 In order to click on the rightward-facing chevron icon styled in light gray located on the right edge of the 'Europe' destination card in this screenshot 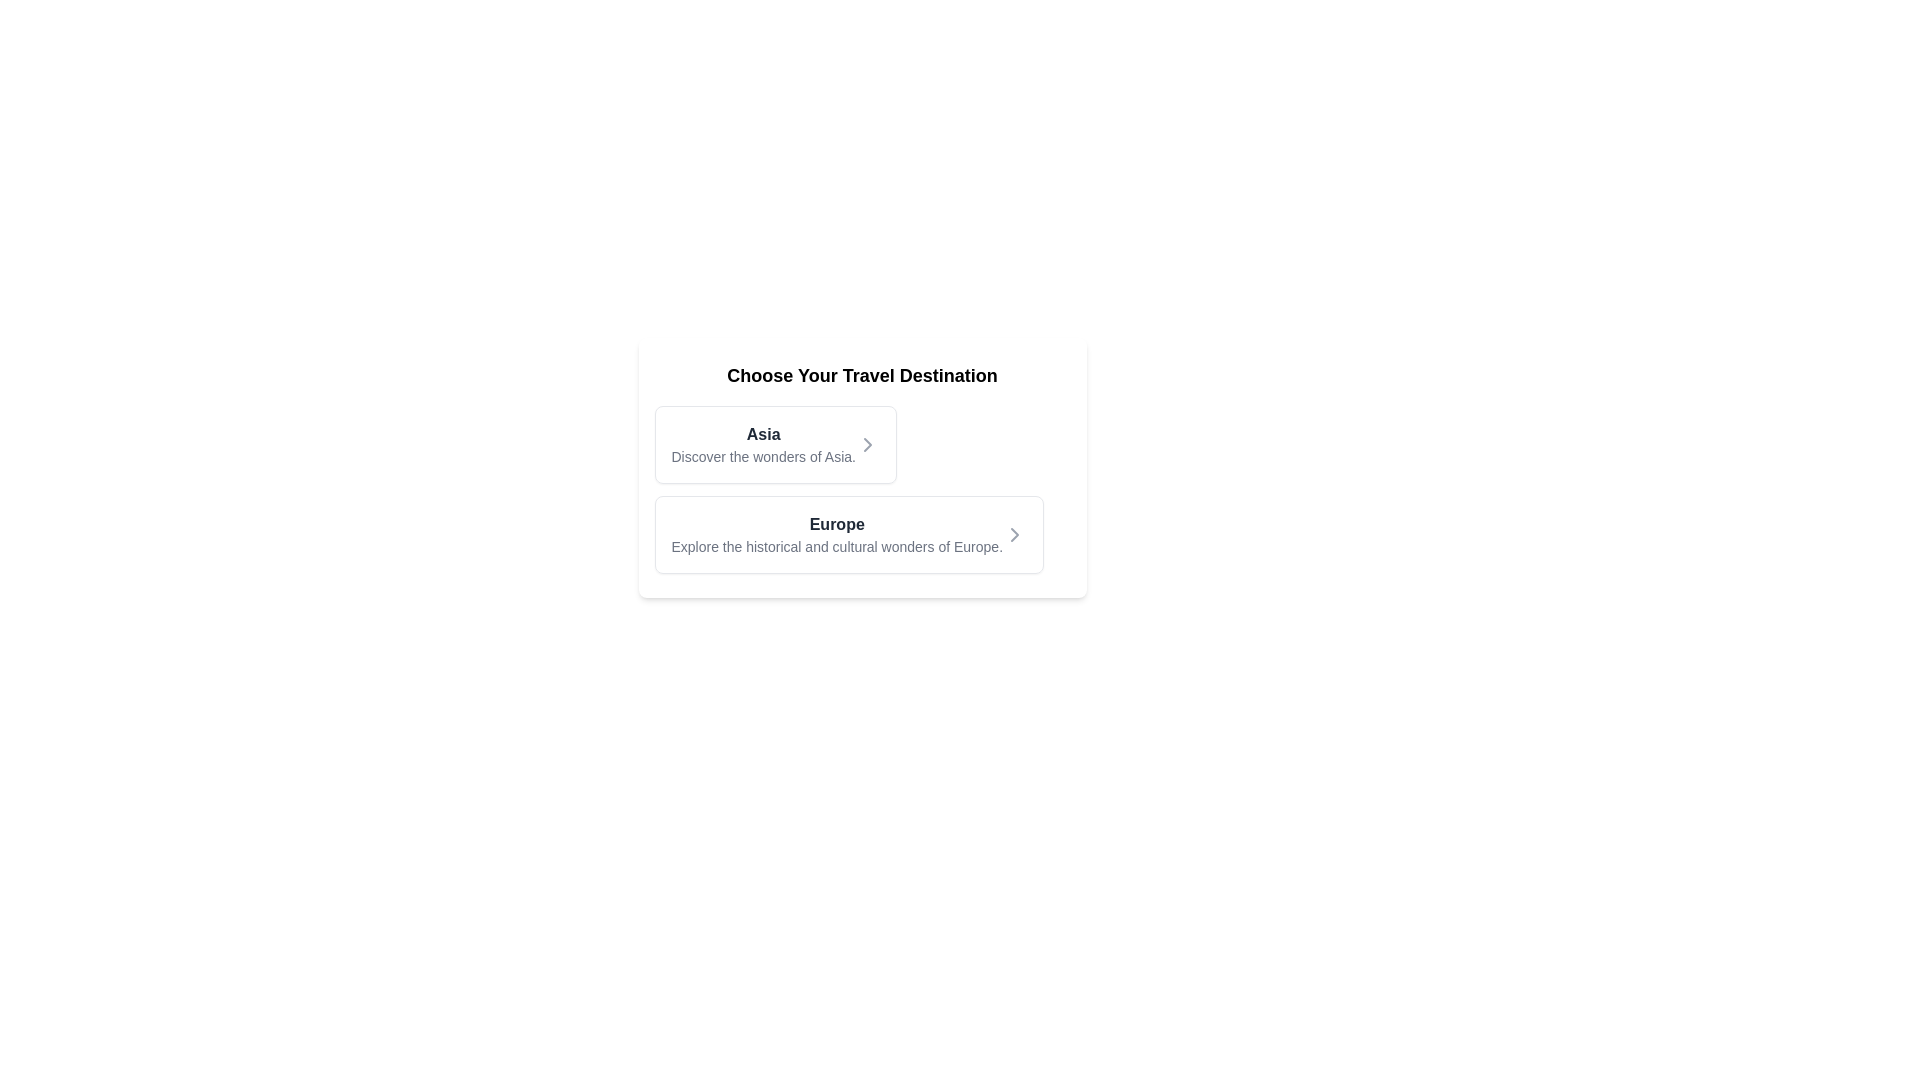, I will do `click(1015, 534)`.